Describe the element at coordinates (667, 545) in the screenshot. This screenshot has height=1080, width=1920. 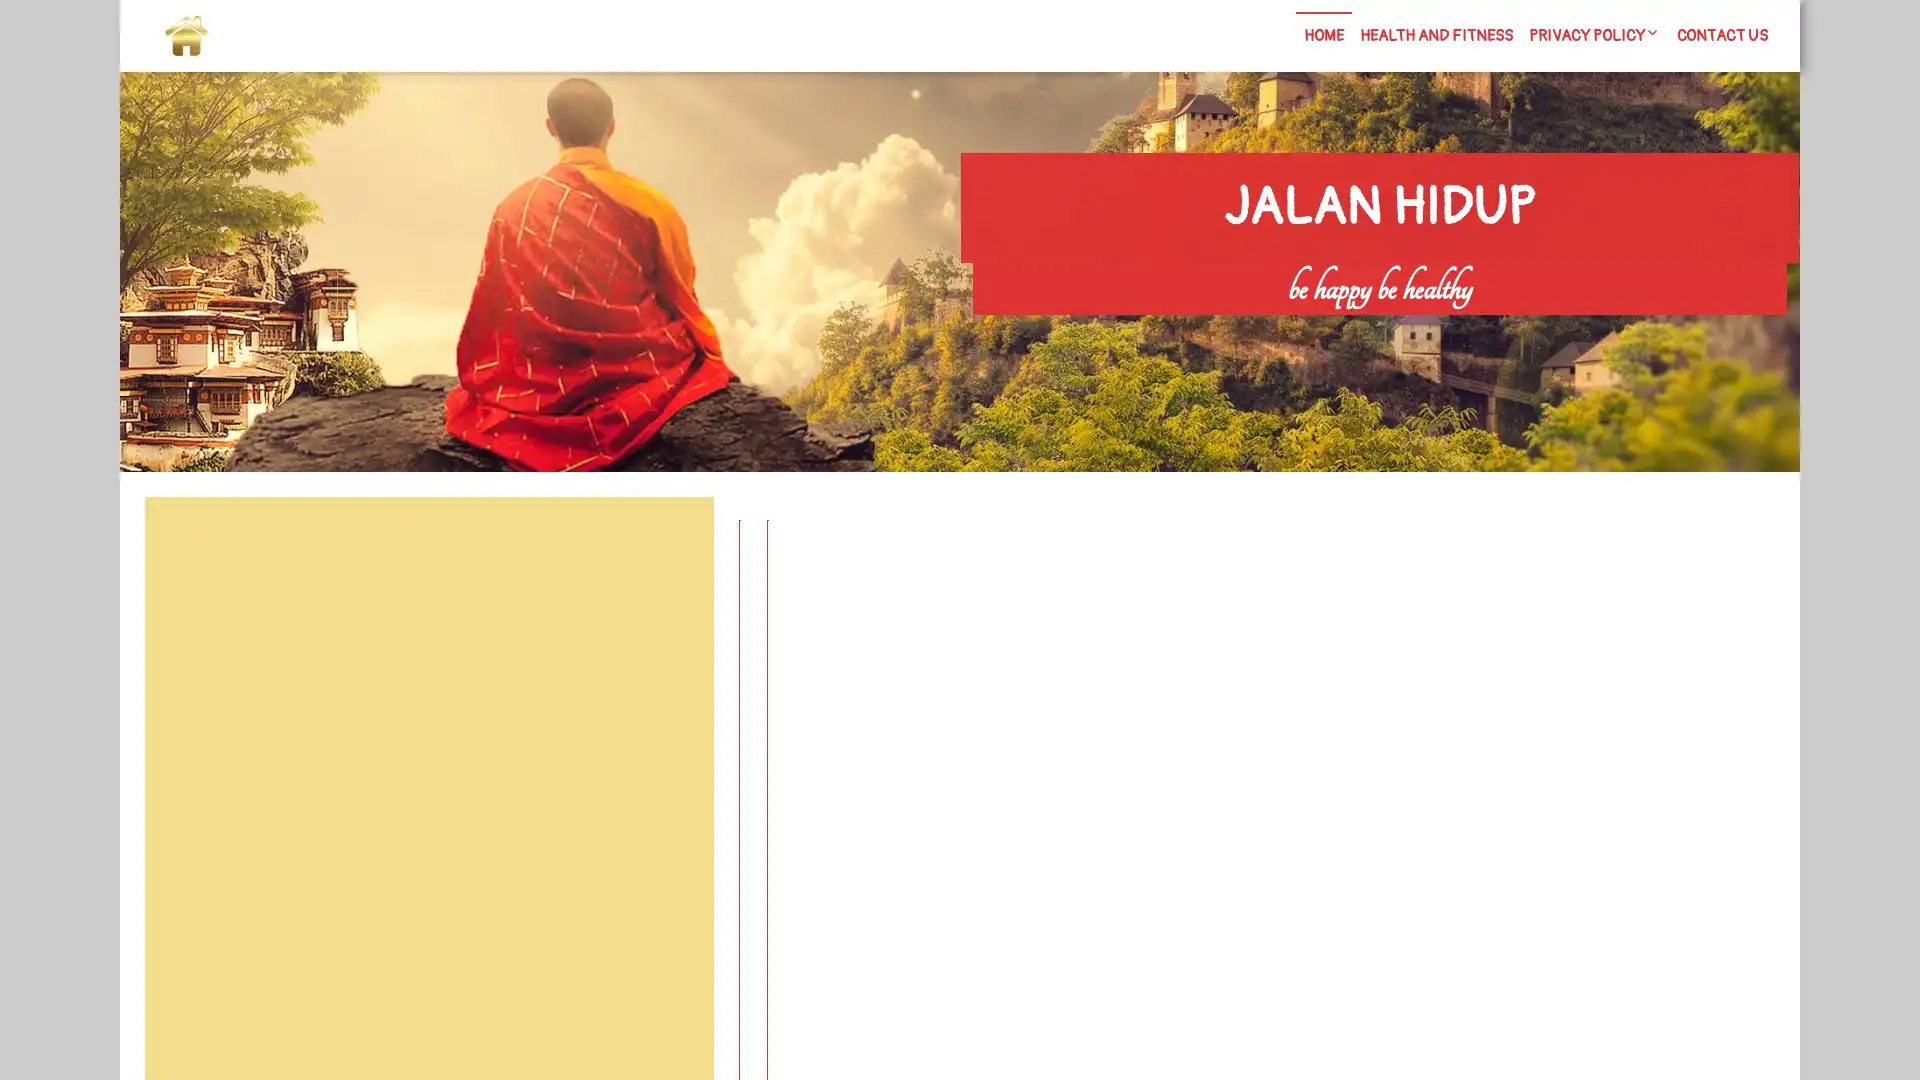
I see `Search` at that location.